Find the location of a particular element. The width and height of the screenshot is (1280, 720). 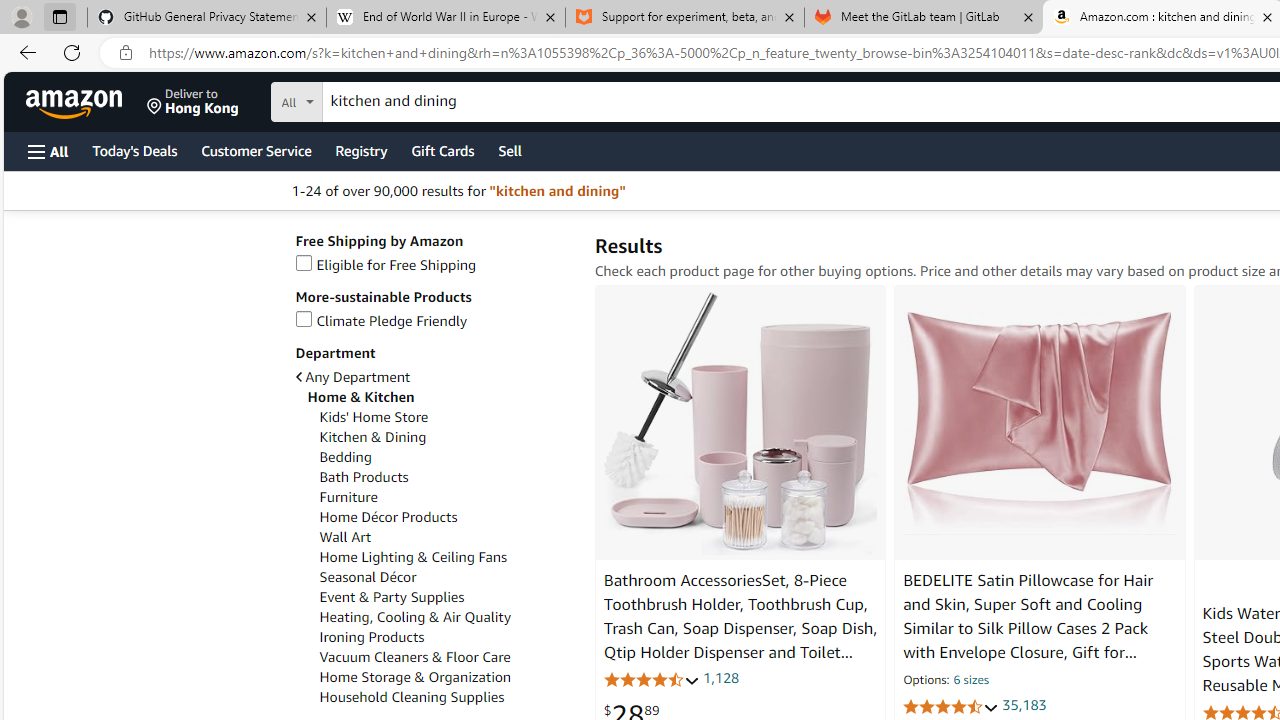

'Eligible for Free Shipping' is located at coordinates (385, 263).